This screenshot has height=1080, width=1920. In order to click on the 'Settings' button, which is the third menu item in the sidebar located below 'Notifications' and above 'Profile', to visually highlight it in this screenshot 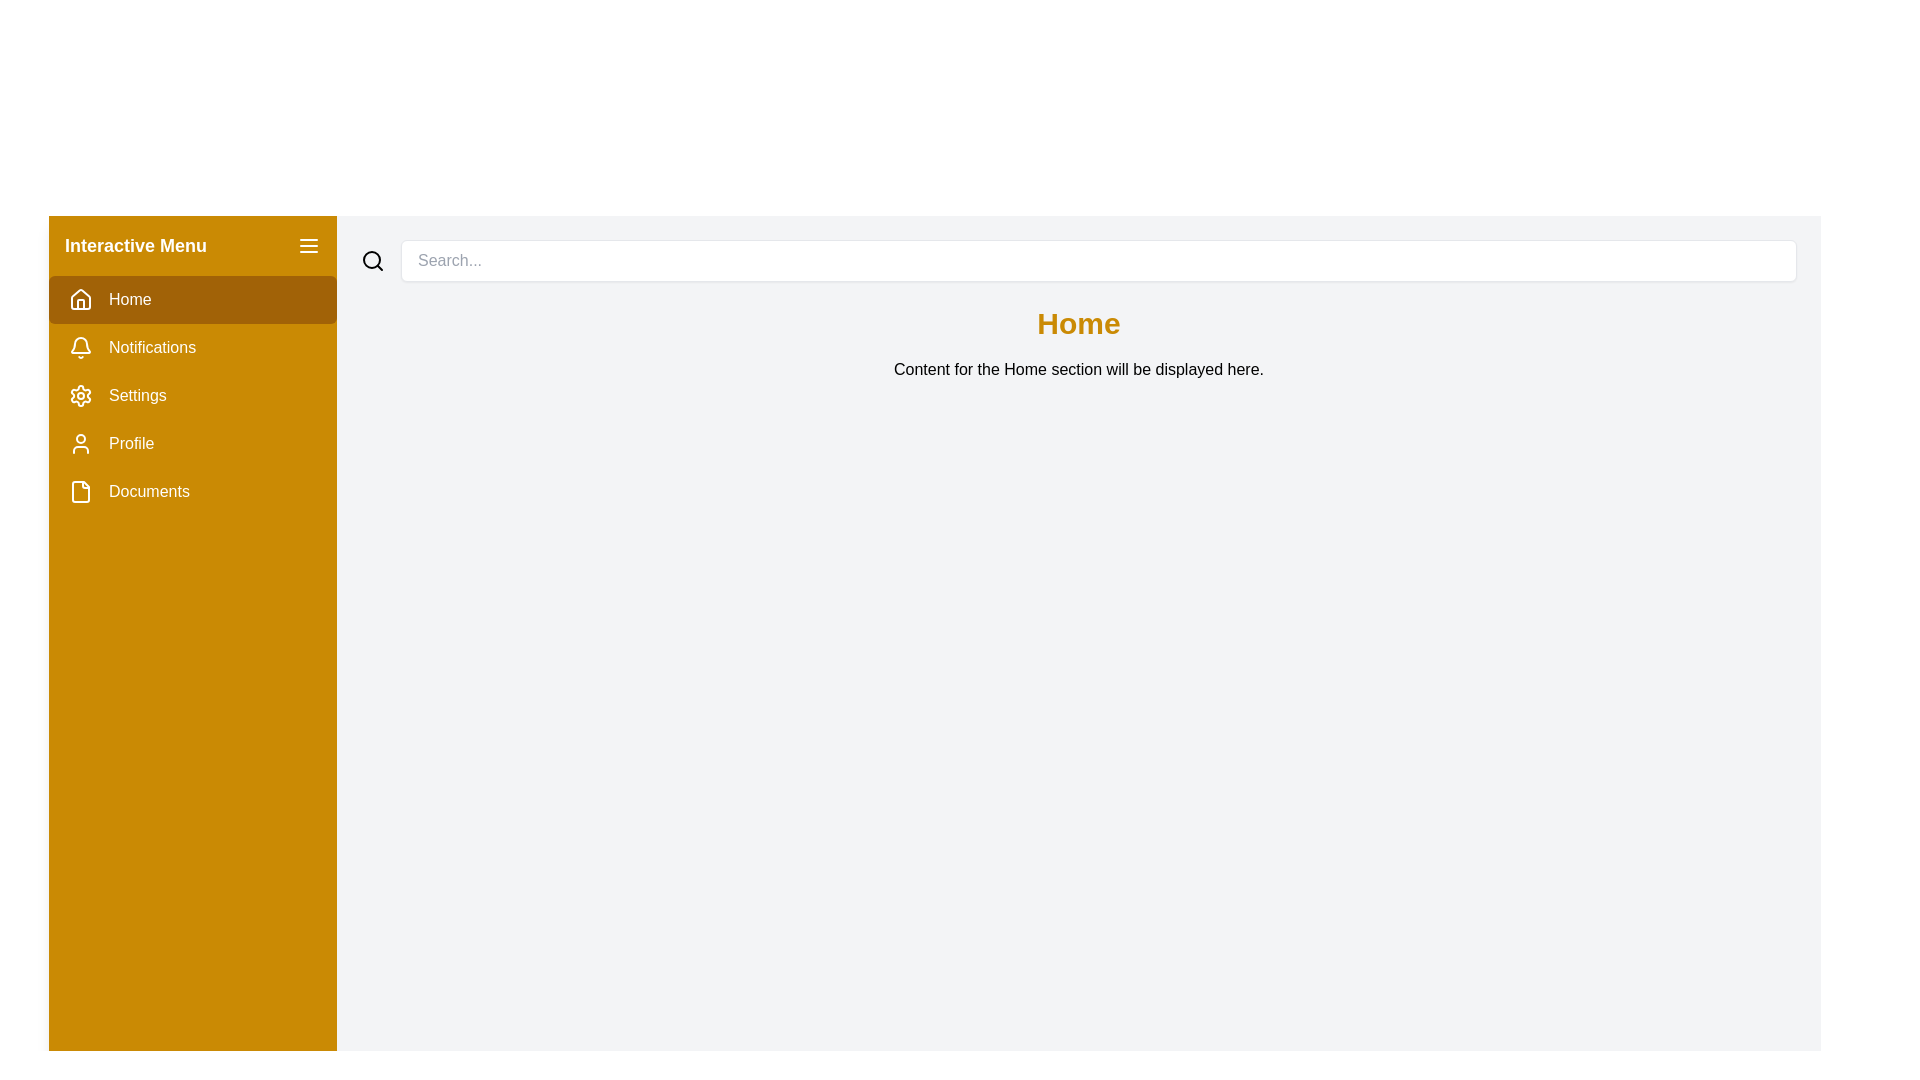, I will do `click(192, 396)`.